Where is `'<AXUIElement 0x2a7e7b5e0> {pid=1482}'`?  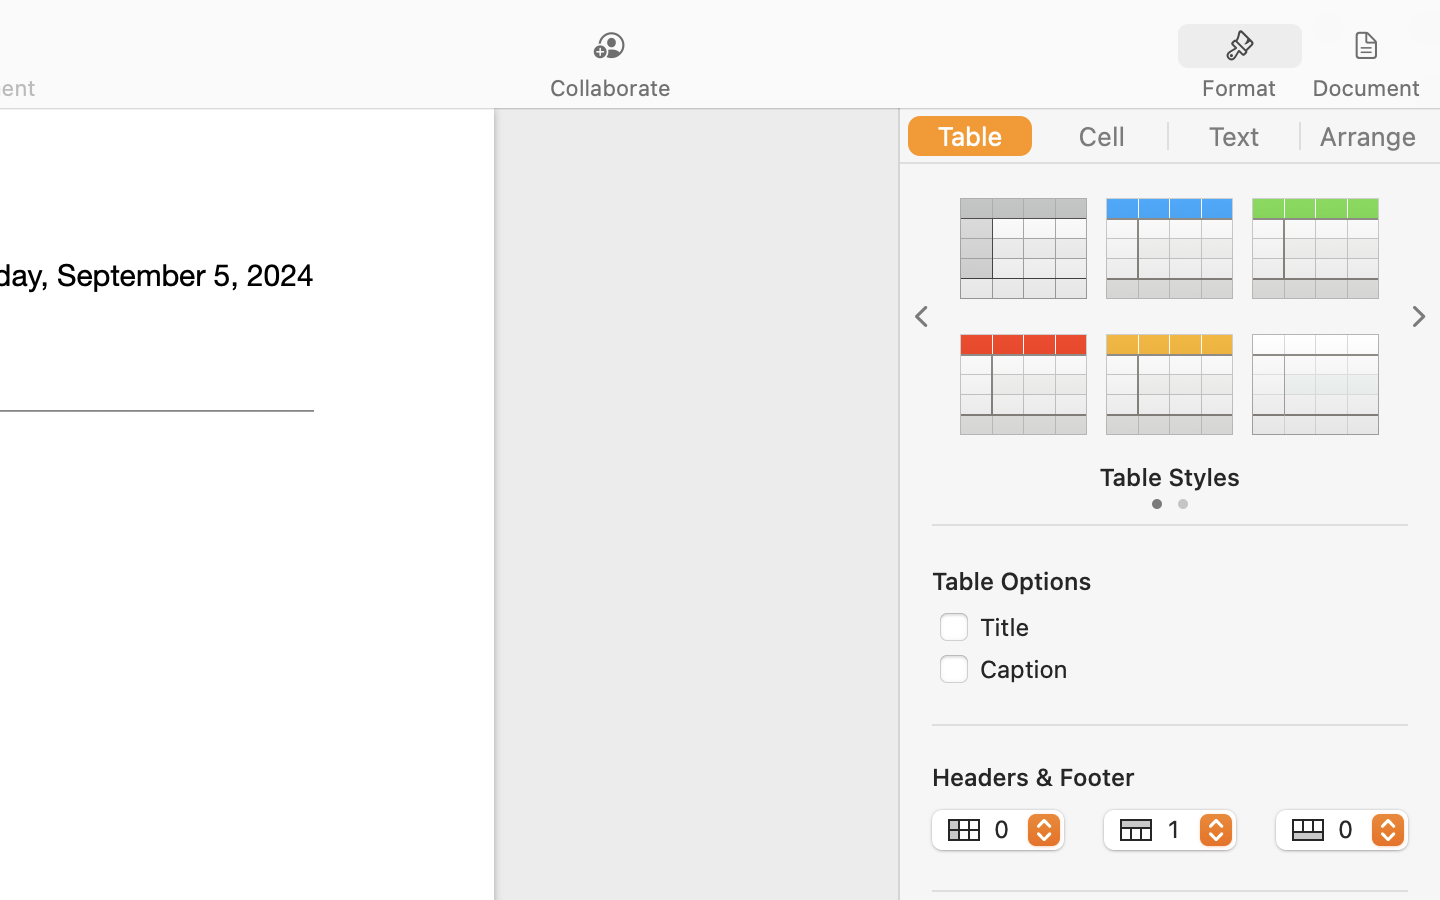
'<AXUIElement 0x2a7e7b5e0> {pid=1482}' is located at coordinates (1303, 45).